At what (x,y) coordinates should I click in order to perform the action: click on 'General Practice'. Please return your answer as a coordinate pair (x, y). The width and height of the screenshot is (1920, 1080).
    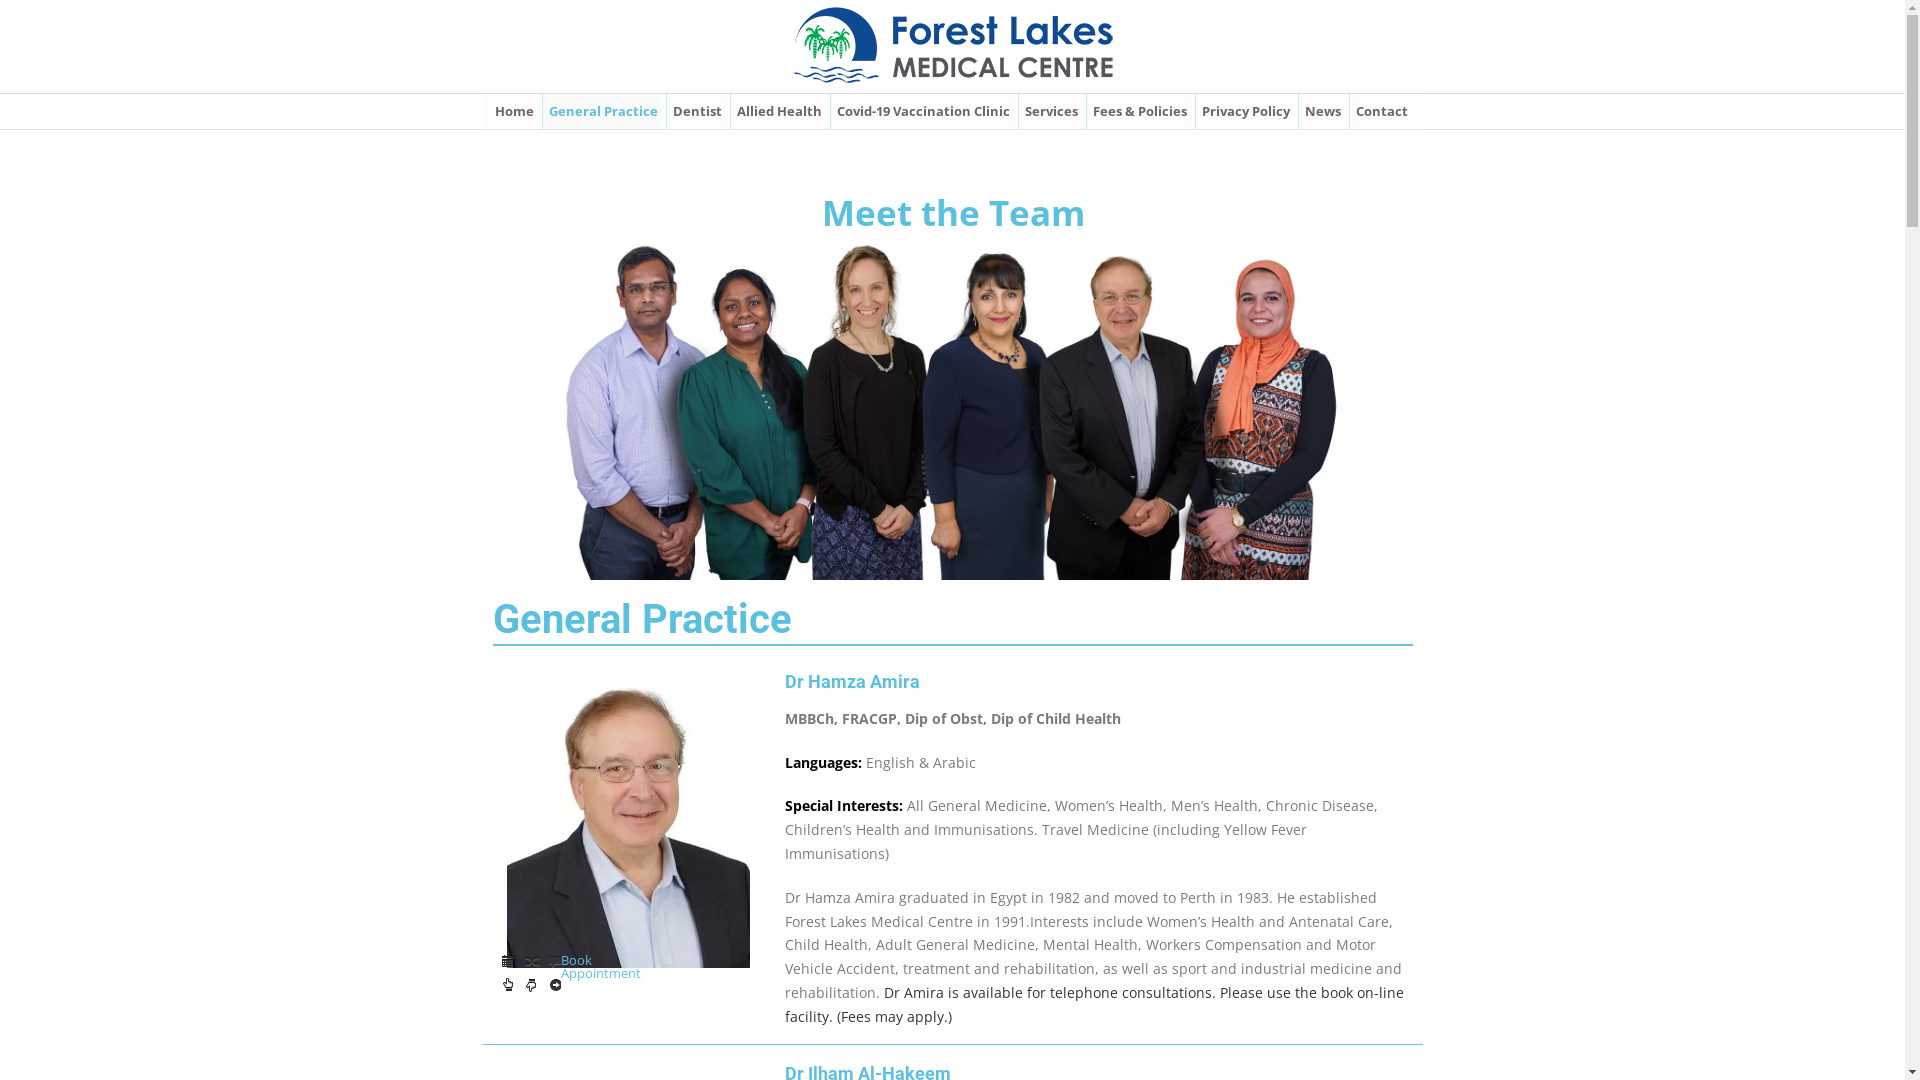
    Looking at the image, I should click on (601, 111).